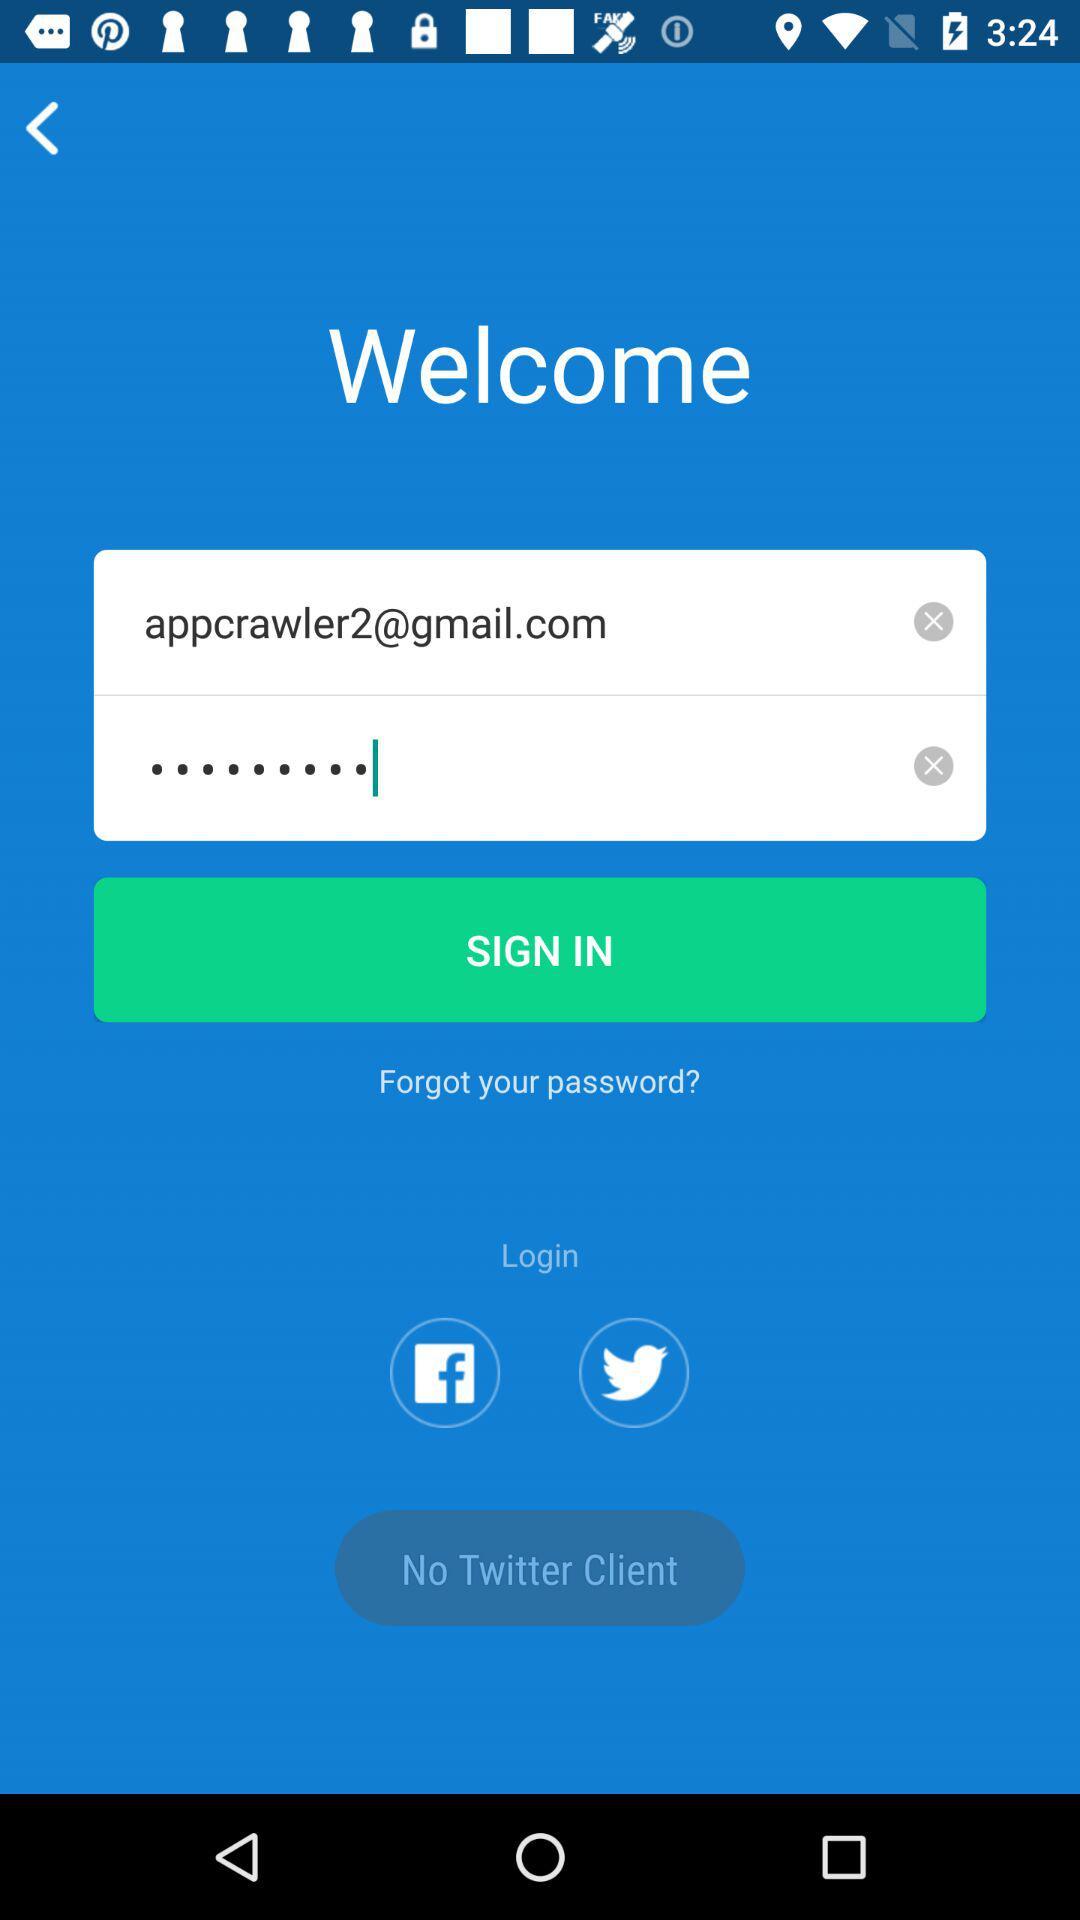 The image size is (1080, 1920). I want to click on click x to hide email, so click(933, 620).